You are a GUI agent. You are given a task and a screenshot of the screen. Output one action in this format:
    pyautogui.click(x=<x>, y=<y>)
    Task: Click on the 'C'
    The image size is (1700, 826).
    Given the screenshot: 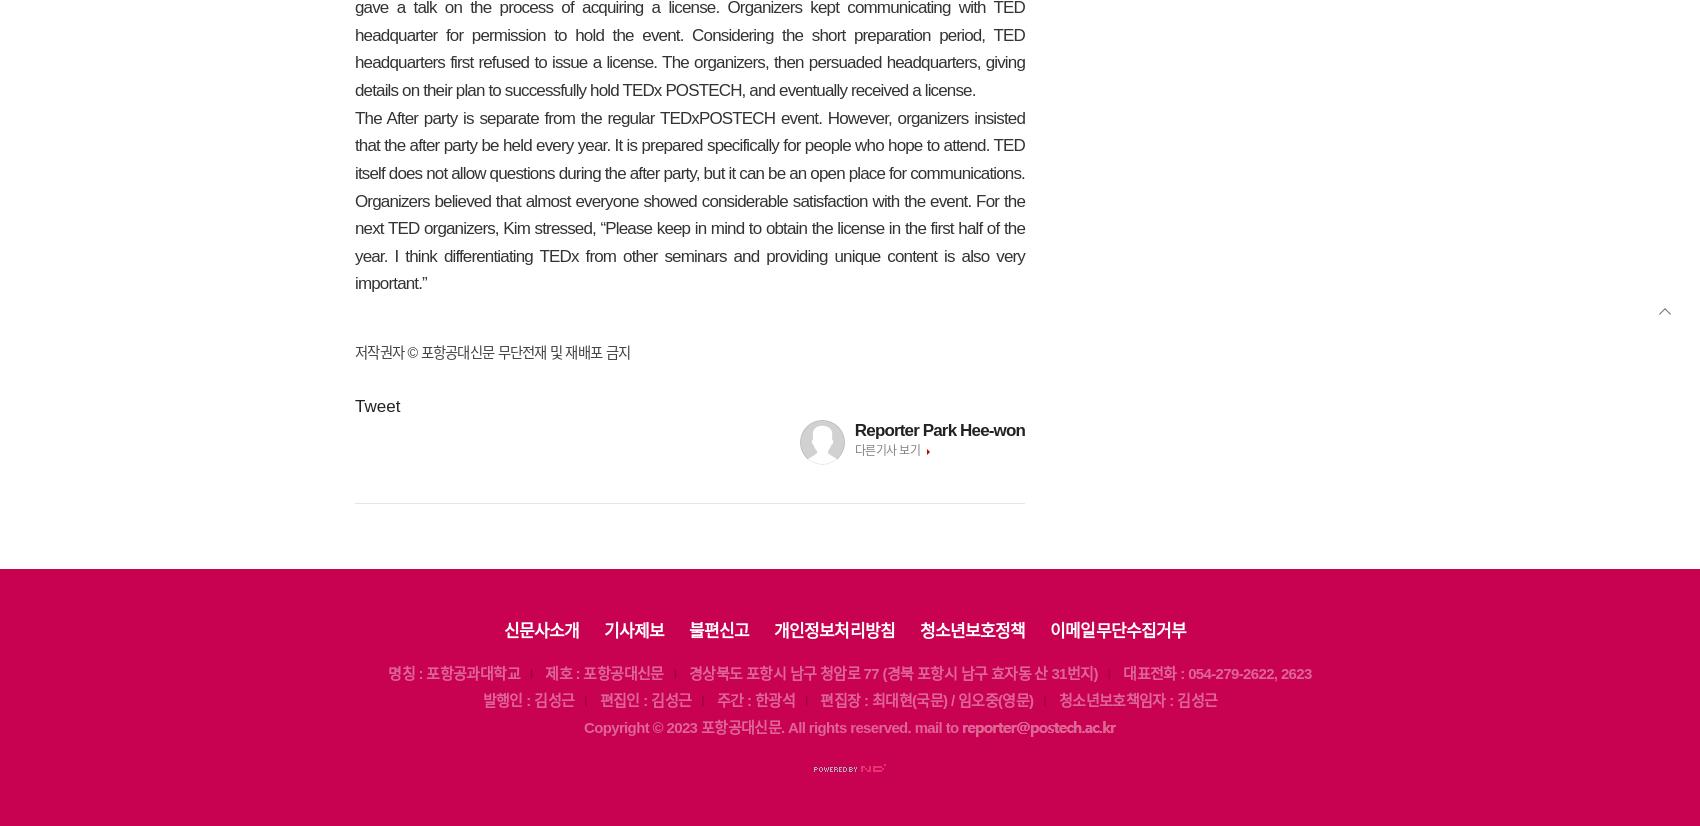 What is the action you would take?
    pyautogui.click(x=587, y=727)
    